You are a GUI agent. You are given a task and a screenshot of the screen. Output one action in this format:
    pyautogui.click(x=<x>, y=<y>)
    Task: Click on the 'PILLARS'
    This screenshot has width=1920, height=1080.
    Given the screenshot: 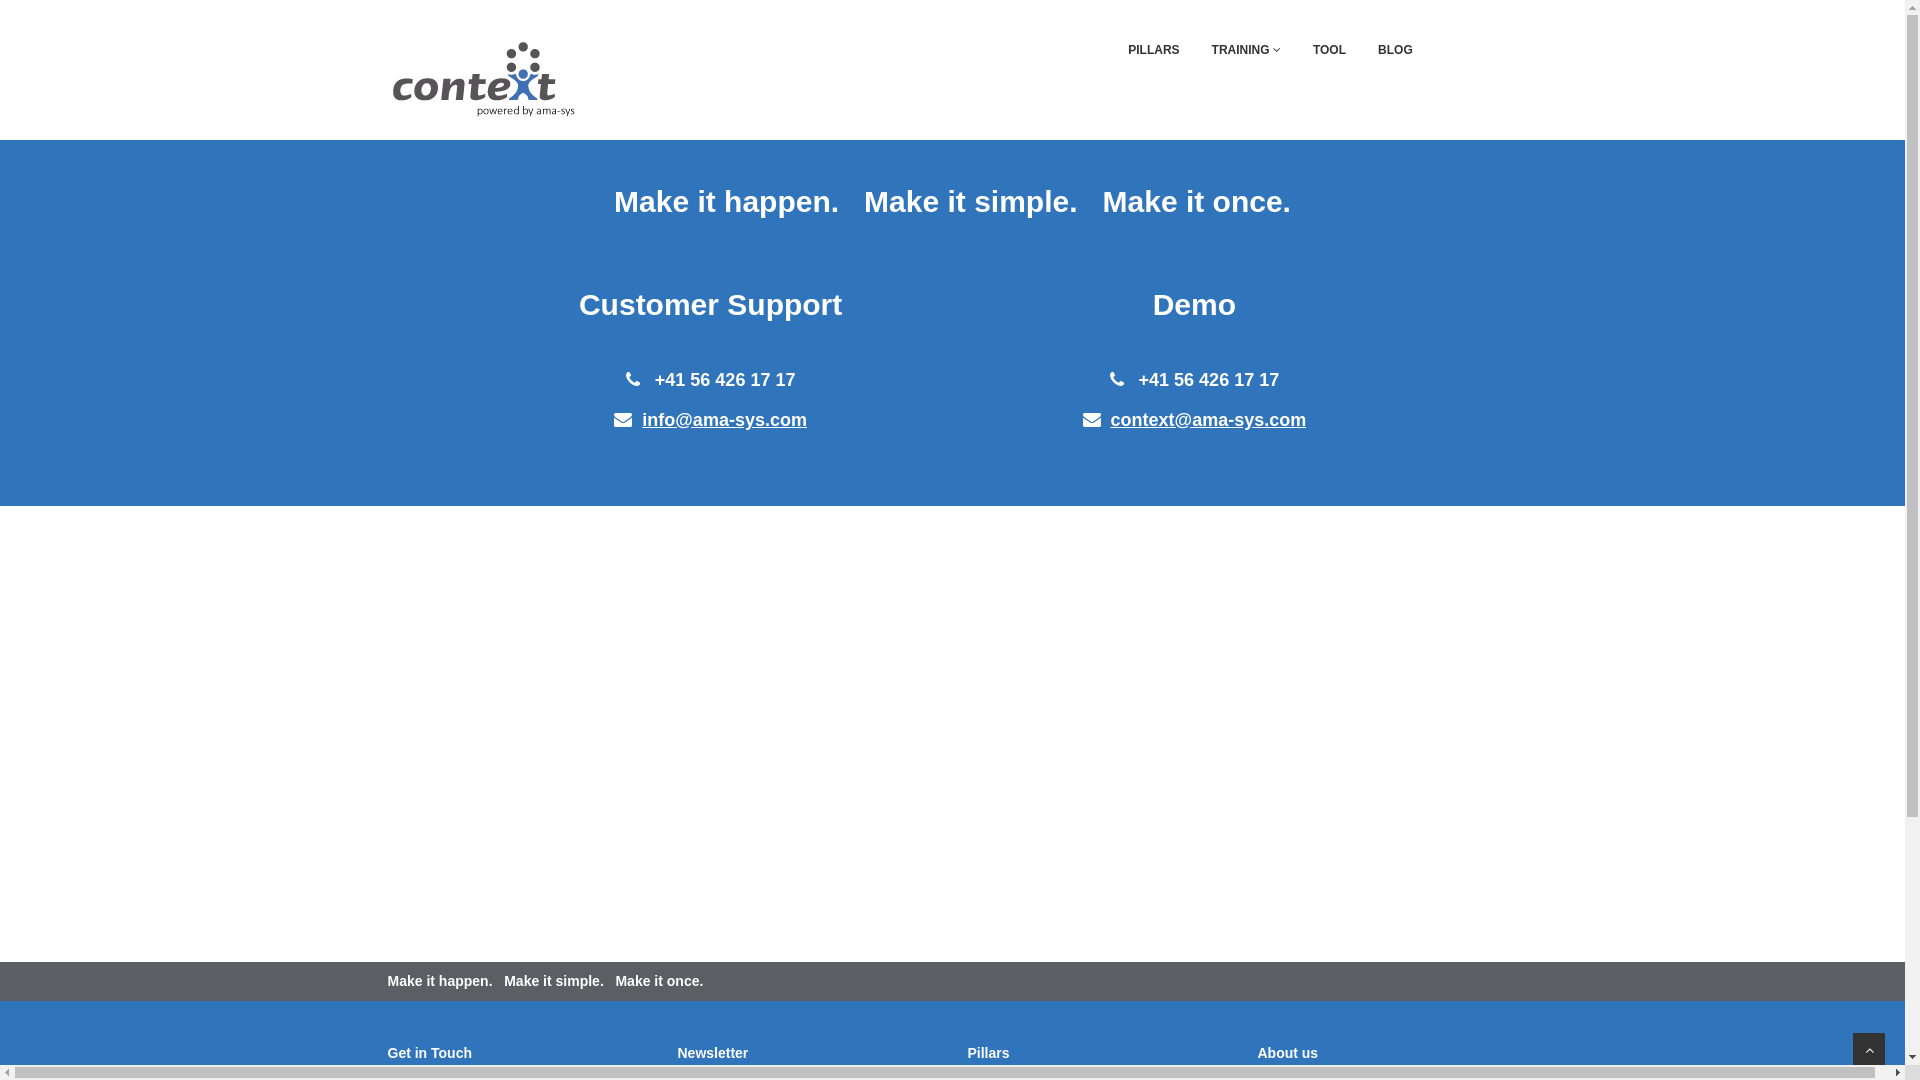 What is the action you would take?
    pyautogui.click(x=1153, y=49)
    